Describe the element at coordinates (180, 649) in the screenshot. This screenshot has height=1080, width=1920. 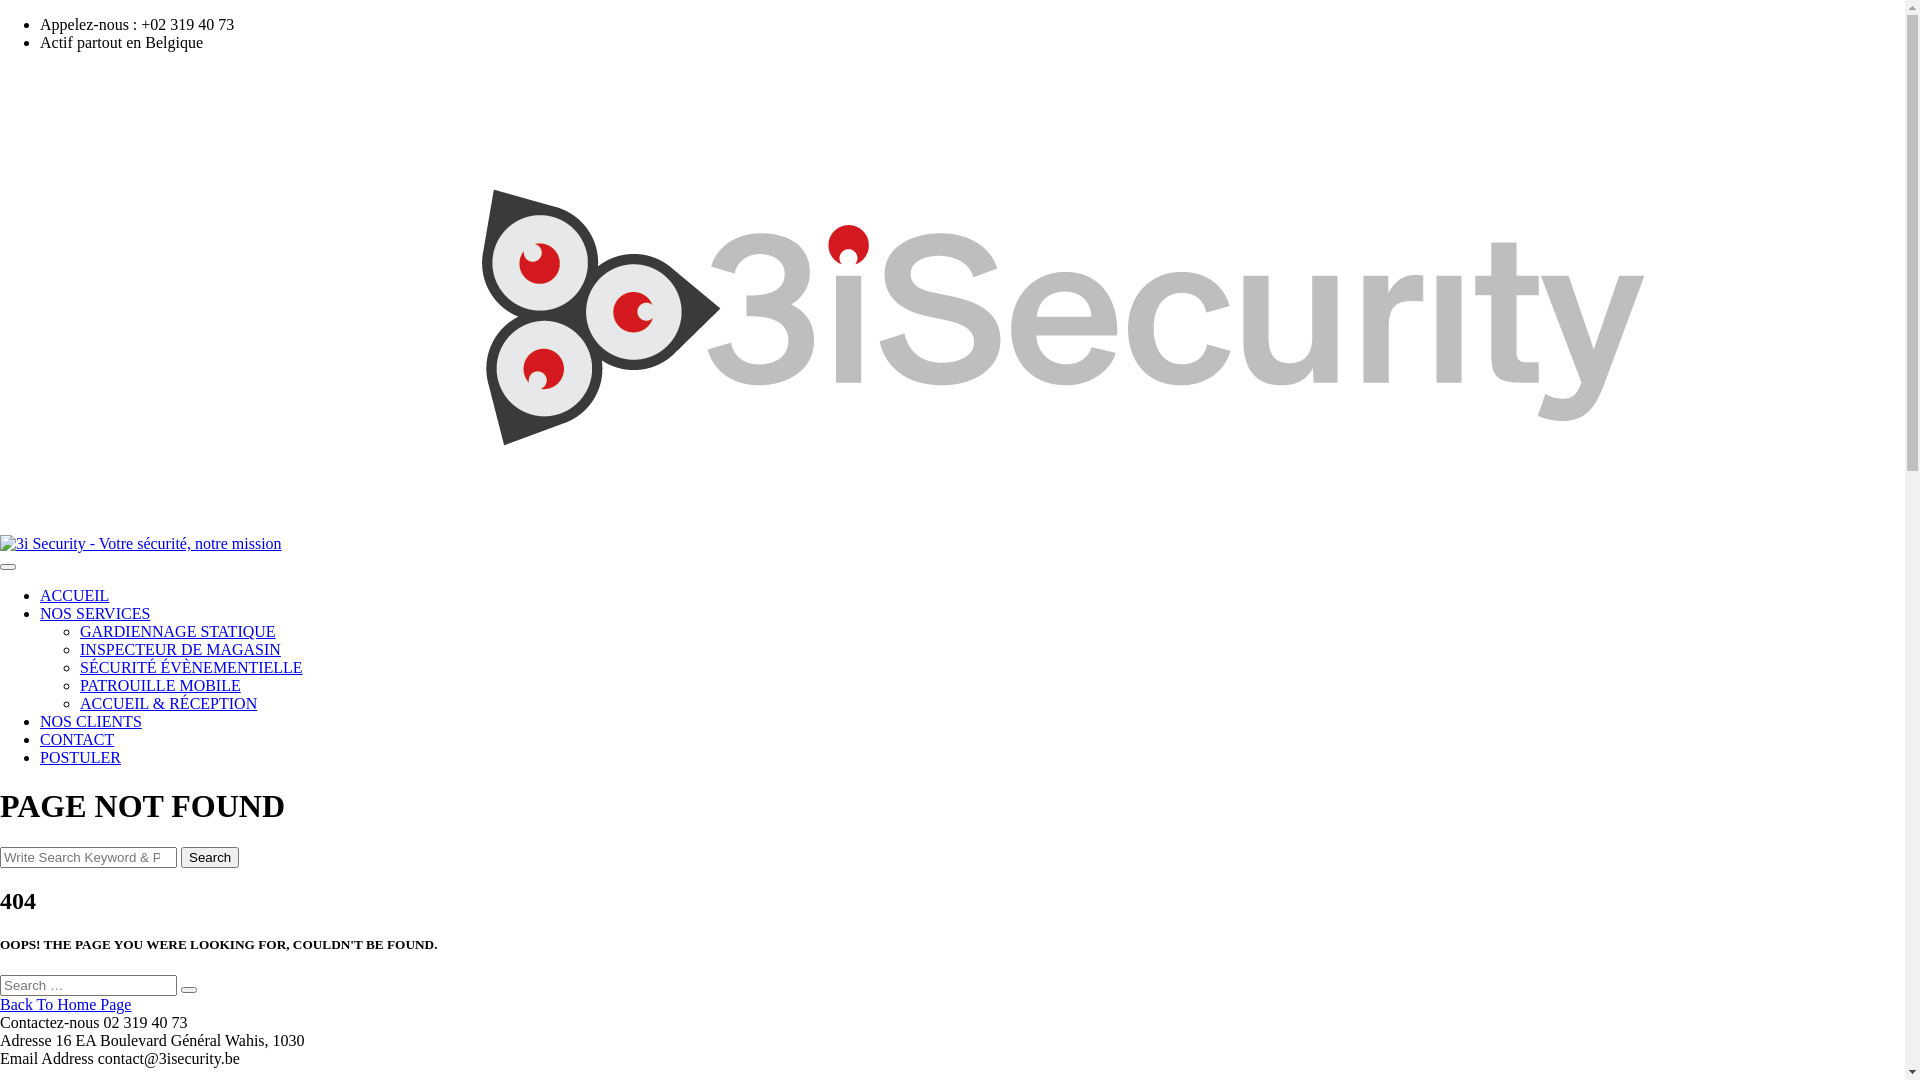
I see `'INSPECTEUR DE MAGASIN'` at that location.